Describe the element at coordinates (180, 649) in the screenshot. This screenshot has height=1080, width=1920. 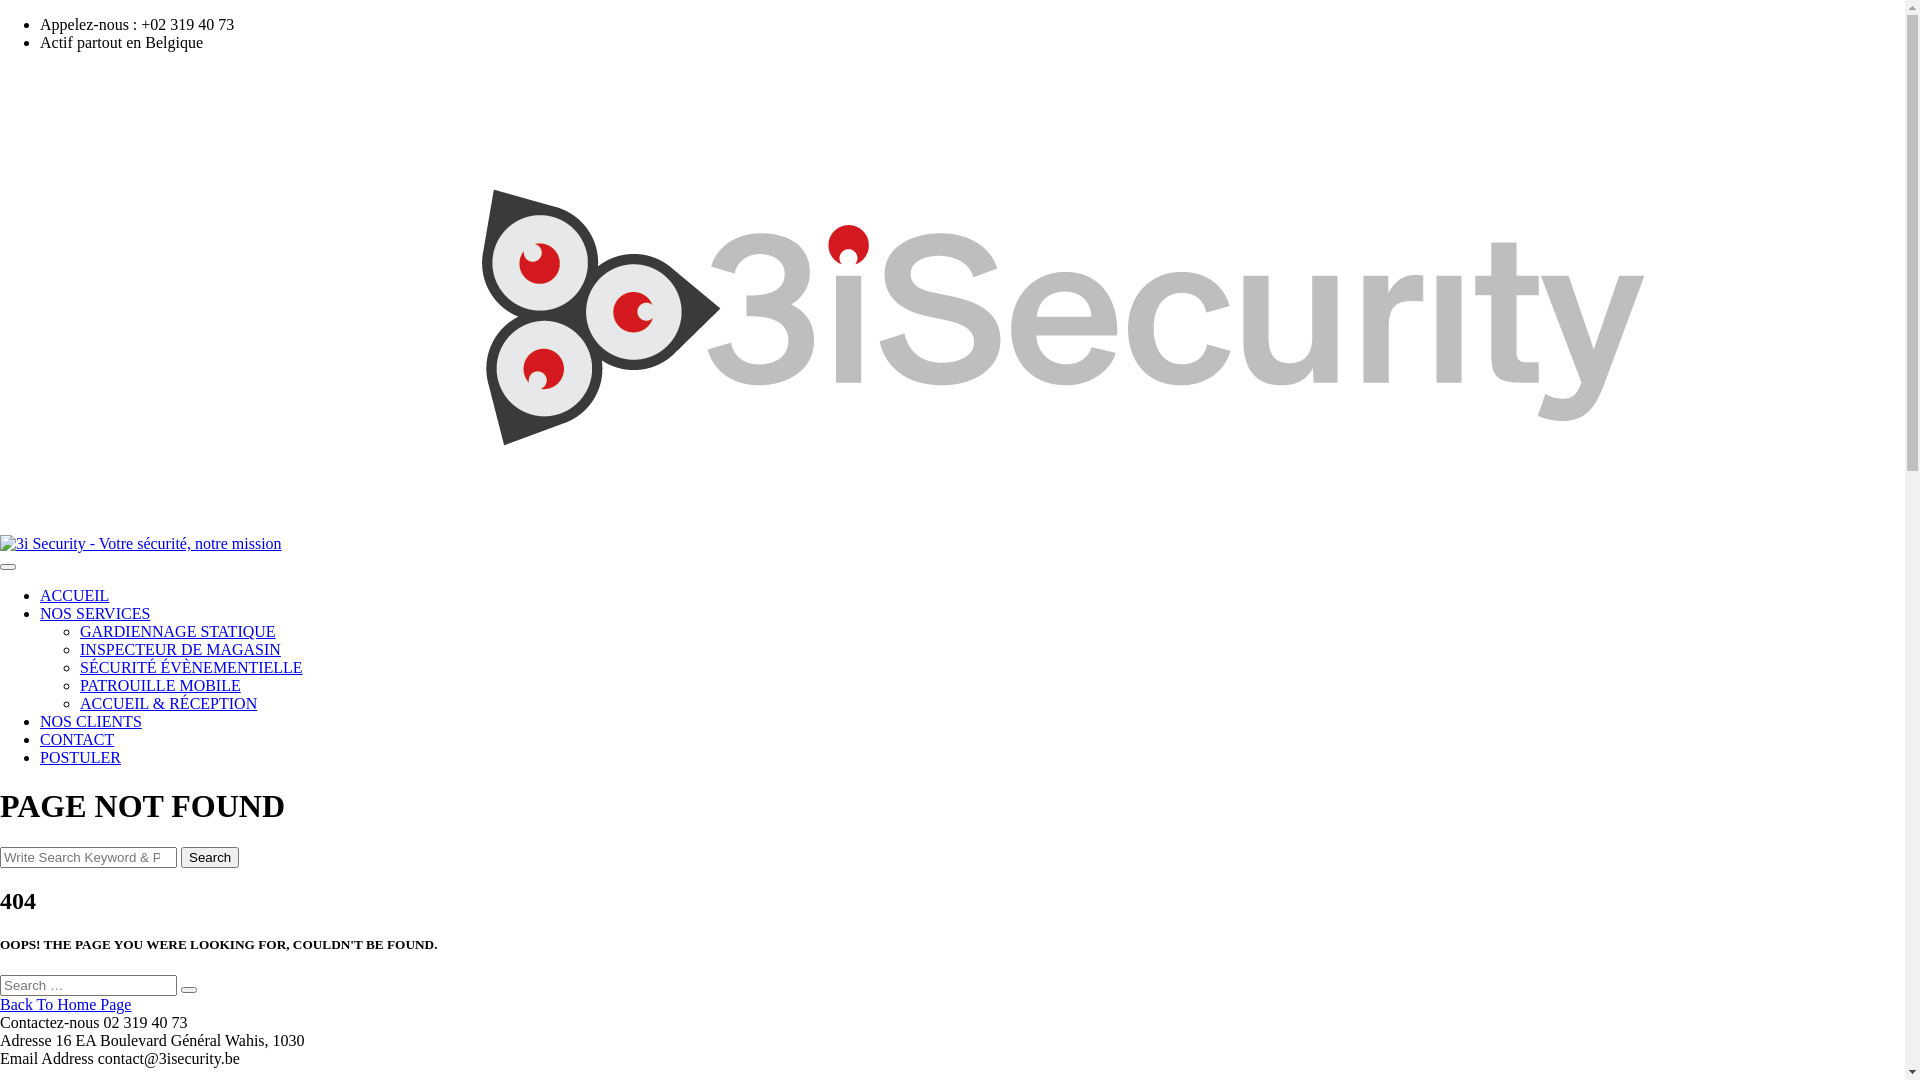
I see `'INSPECTEUR DE MAGASIN'` at that location.